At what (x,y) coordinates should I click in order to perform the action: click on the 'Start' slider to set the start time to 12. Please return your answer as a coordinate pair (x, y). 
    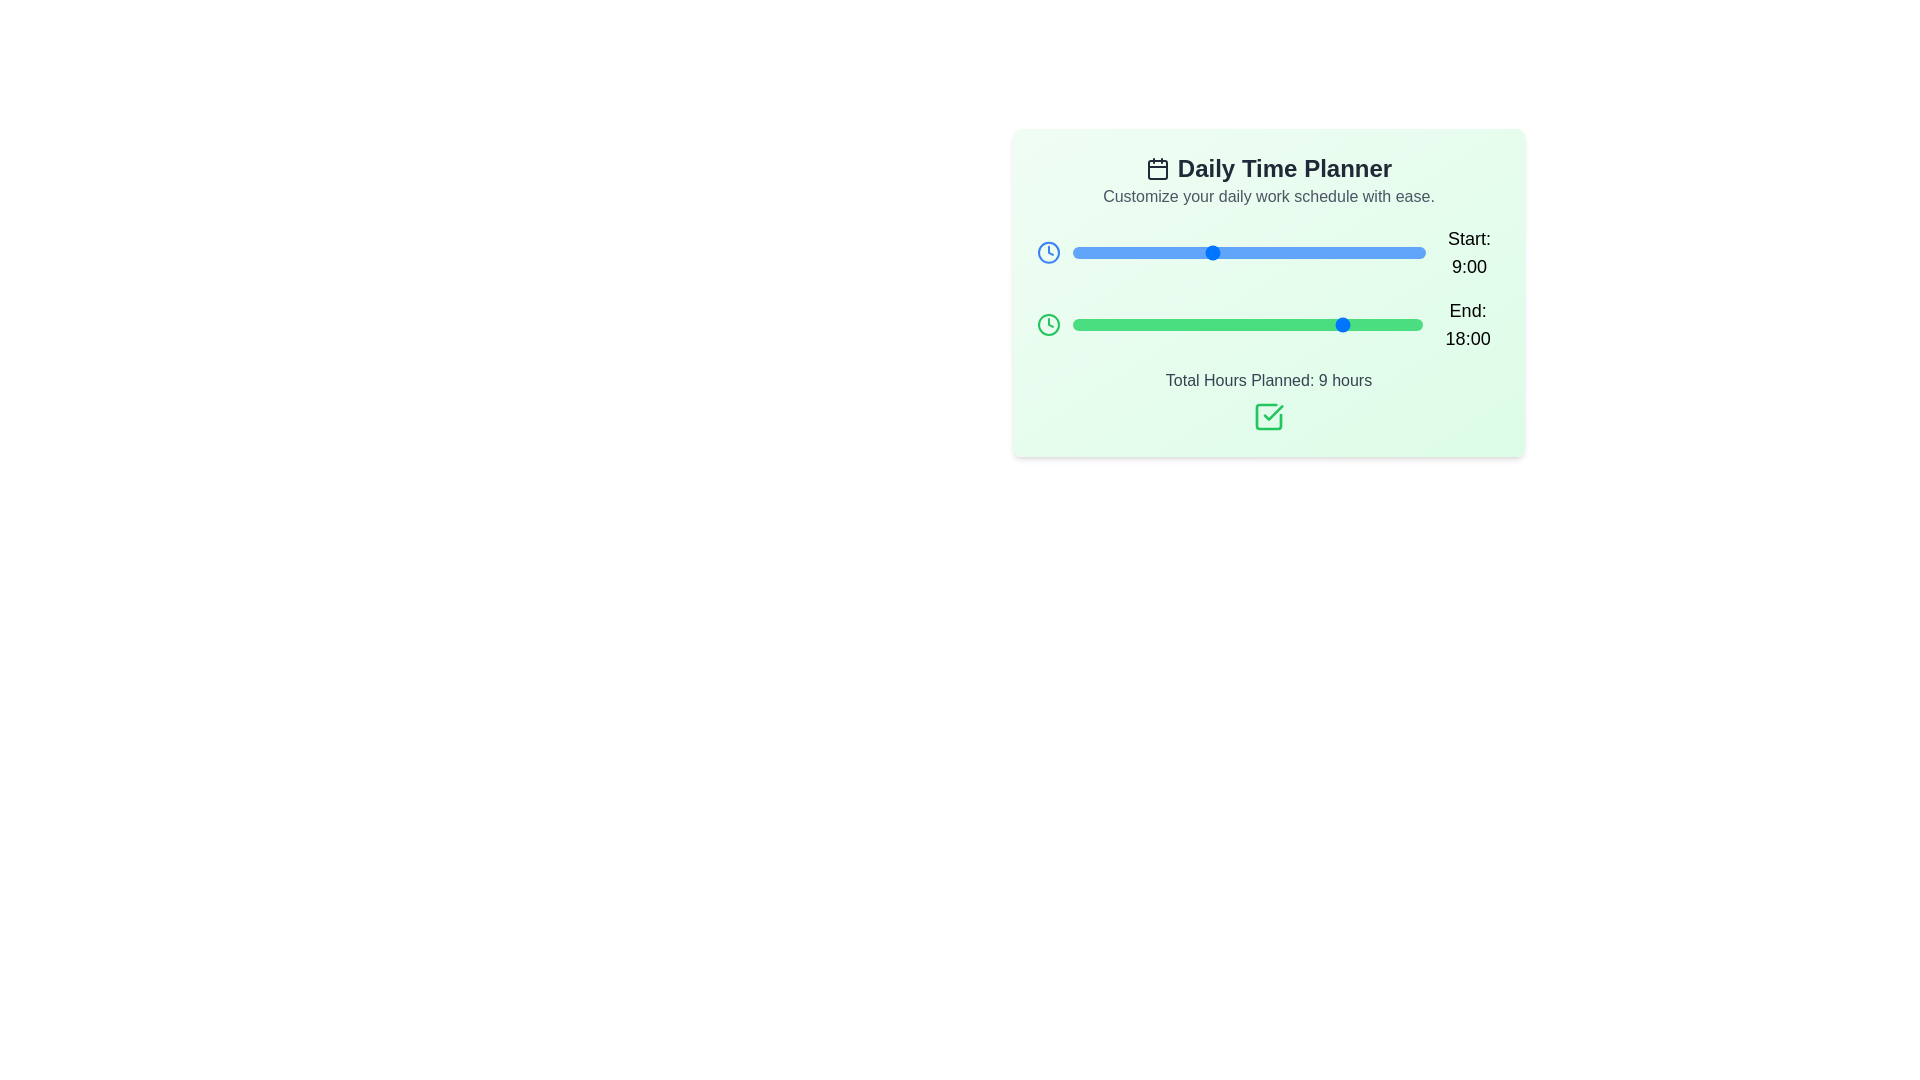
    Looking at the image, I should click on (1256, 252).